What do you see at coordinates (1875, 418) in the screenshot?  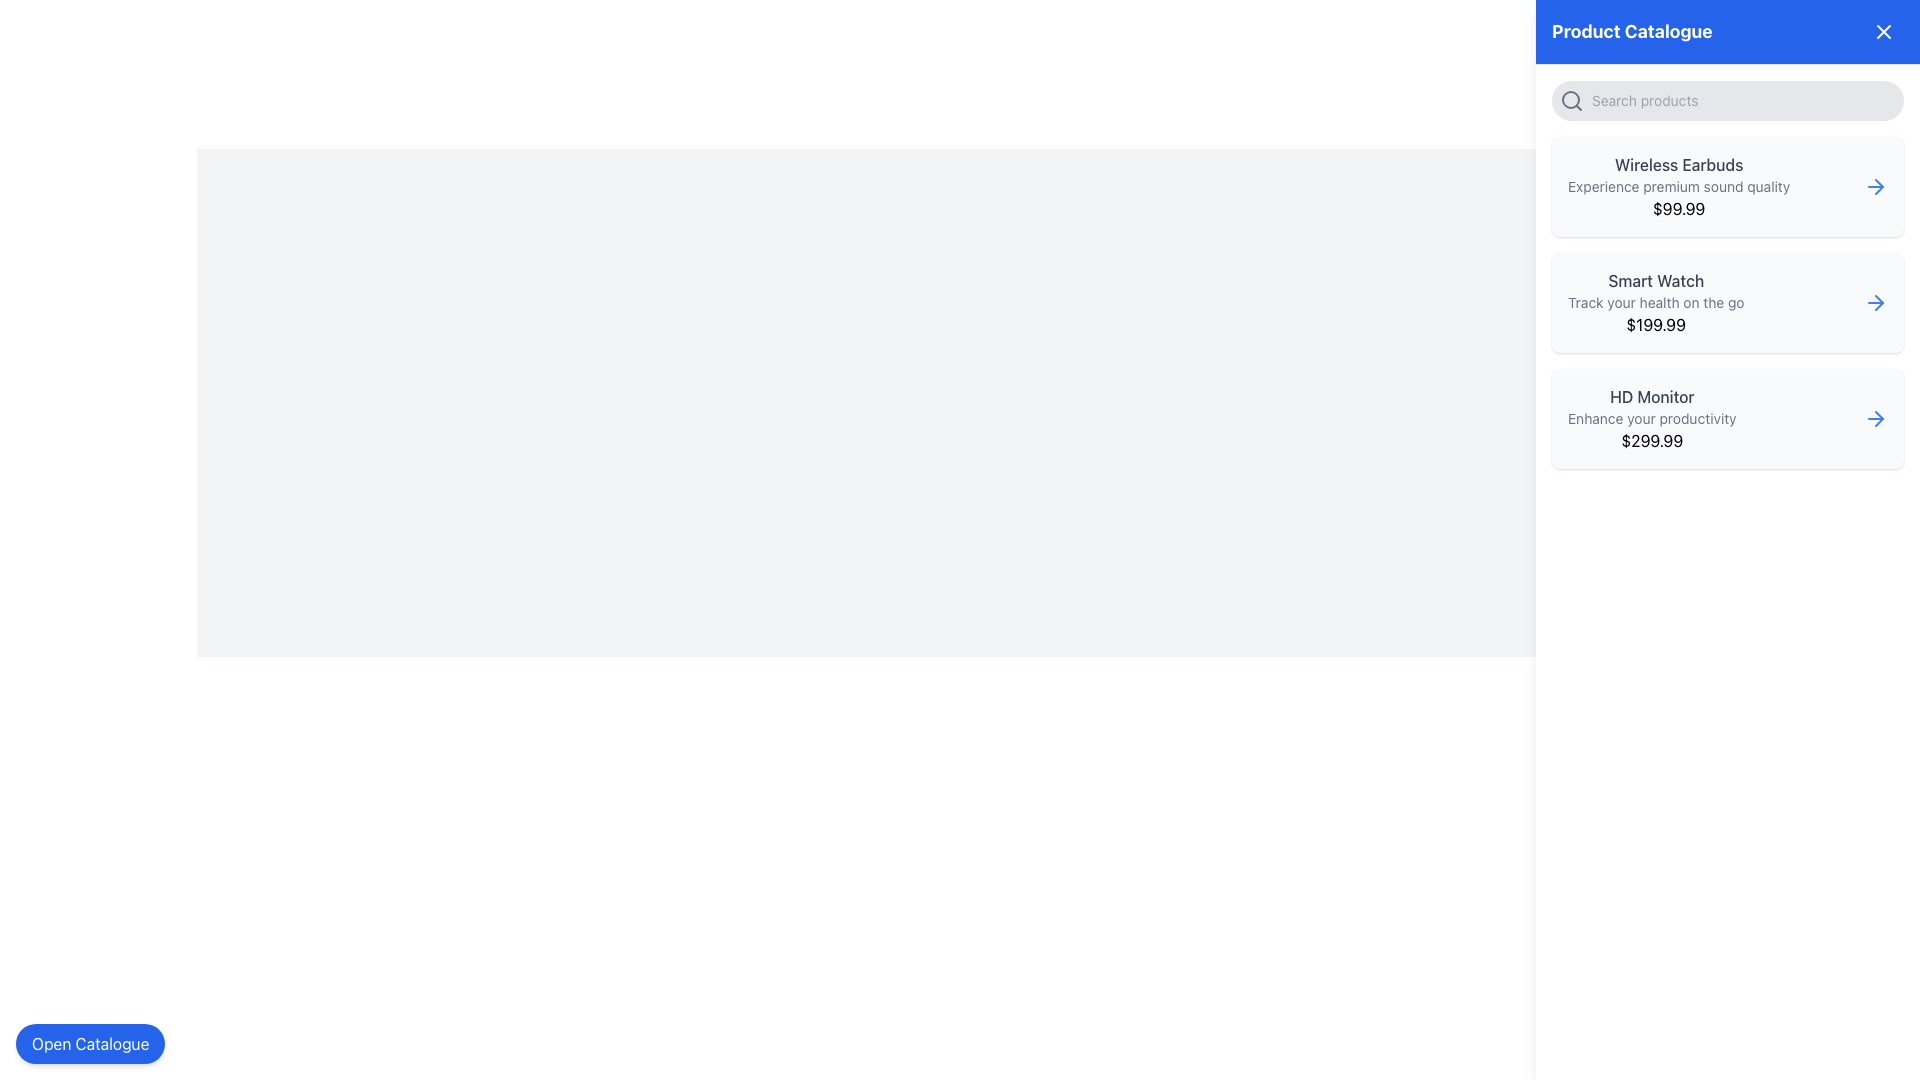 I see `the blue right-pointing arrow icon located in the top-right corner of the item card labeled 'HD Monitor Enhance your productivity $299.99'` at bounding box center [1875, 418].